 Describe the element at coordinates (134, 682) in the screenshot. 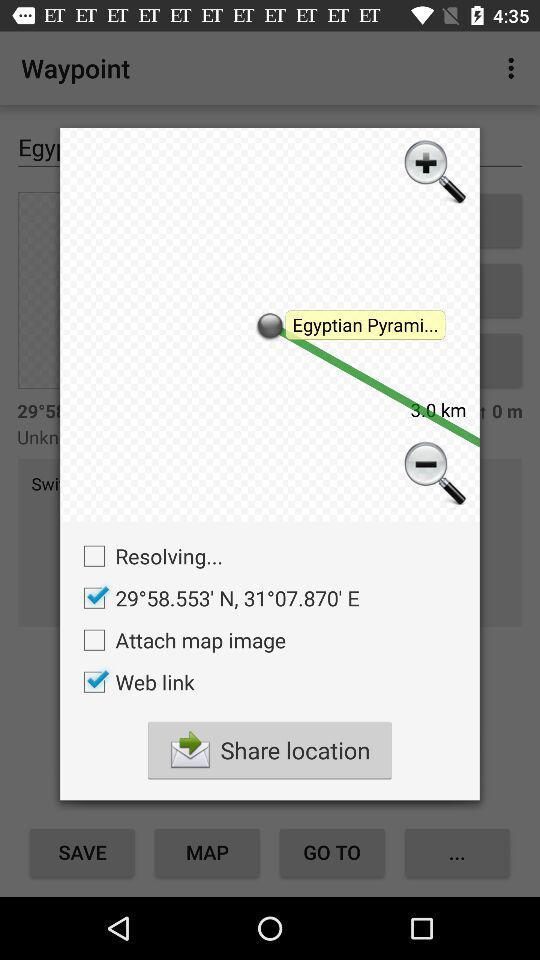

I see `button above the share location icon` at that location.